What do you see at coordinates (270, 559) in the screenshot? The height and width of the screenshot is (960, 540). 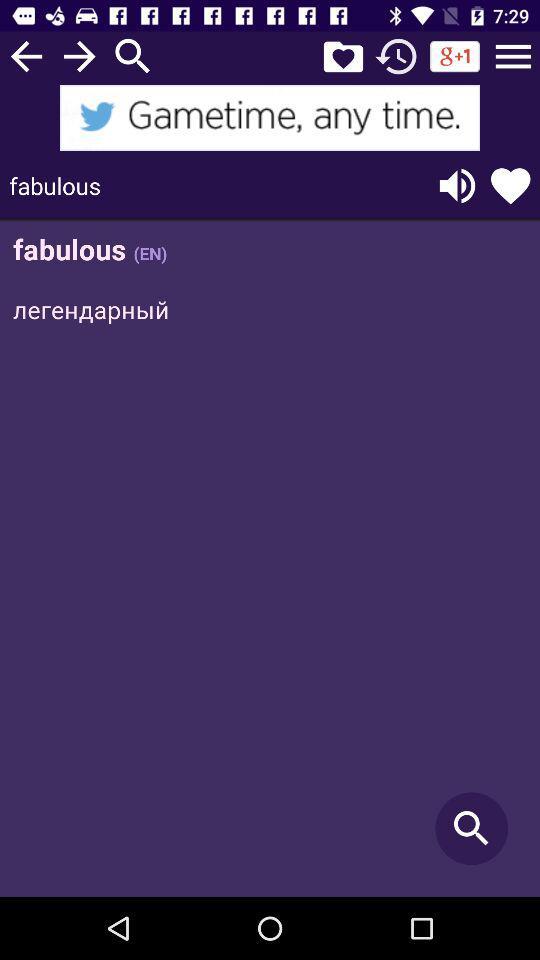 I see `click discription` at bounding box center [270, 559].